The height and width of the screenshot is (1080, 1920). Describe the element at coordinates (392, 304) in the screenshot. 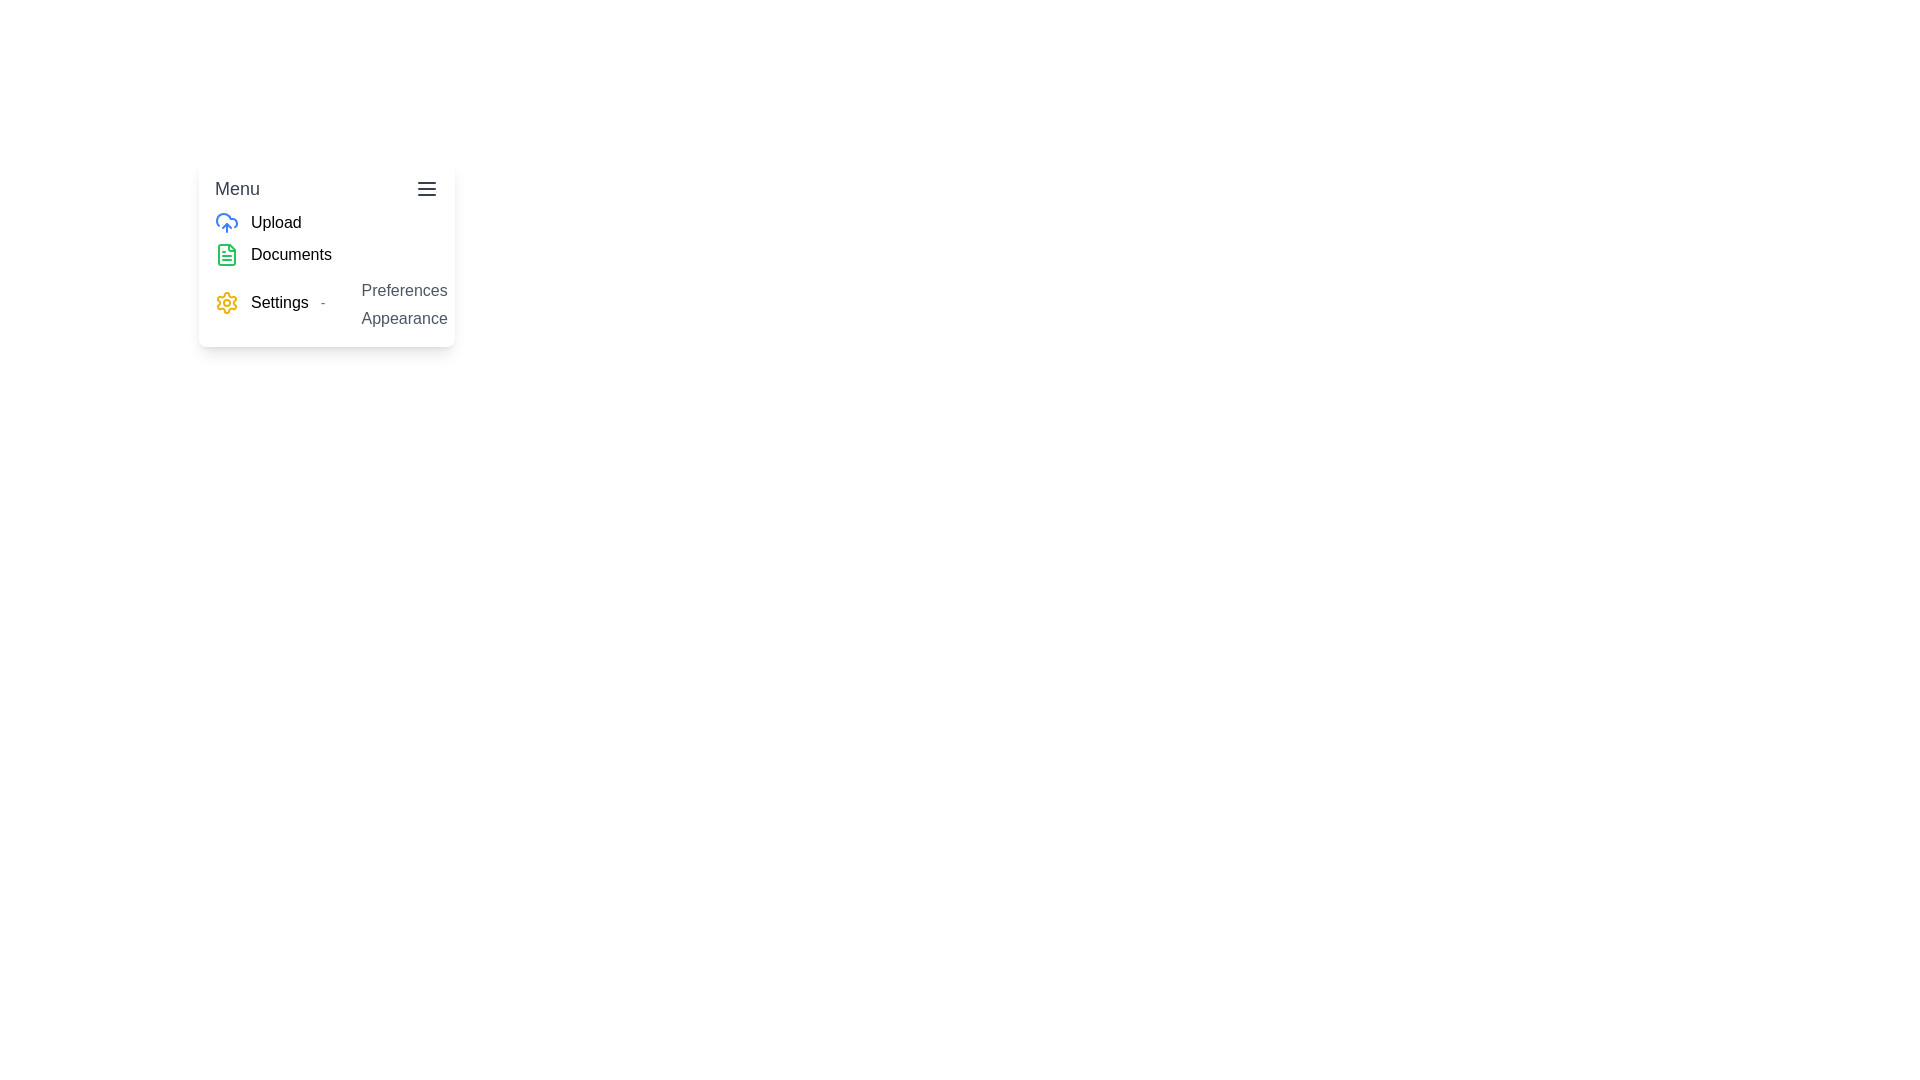

I see `the 'Appearance' option in the submenu under 'Settings'` at that location.